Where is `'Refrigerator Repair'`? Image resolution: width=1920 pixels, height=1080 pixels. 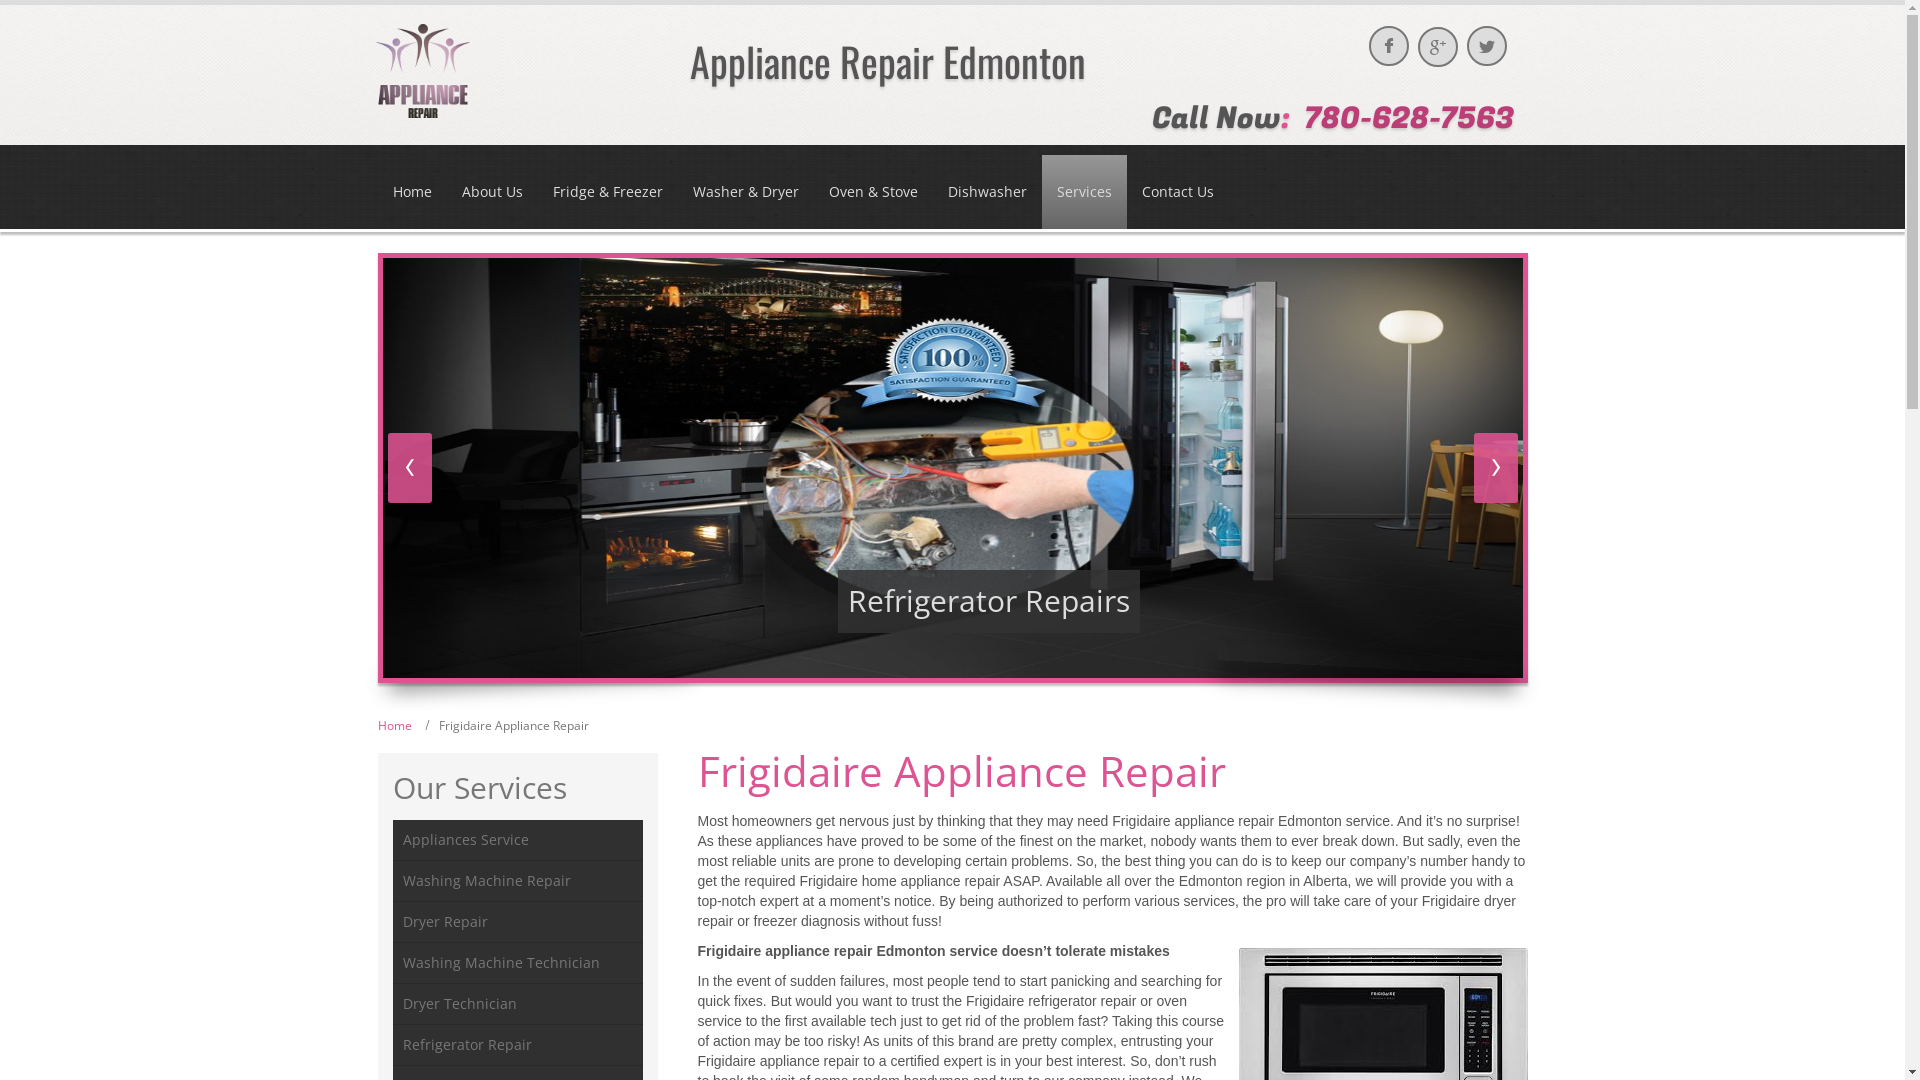
'Refrigerator Repair' is located at coordinates (517, 1044).